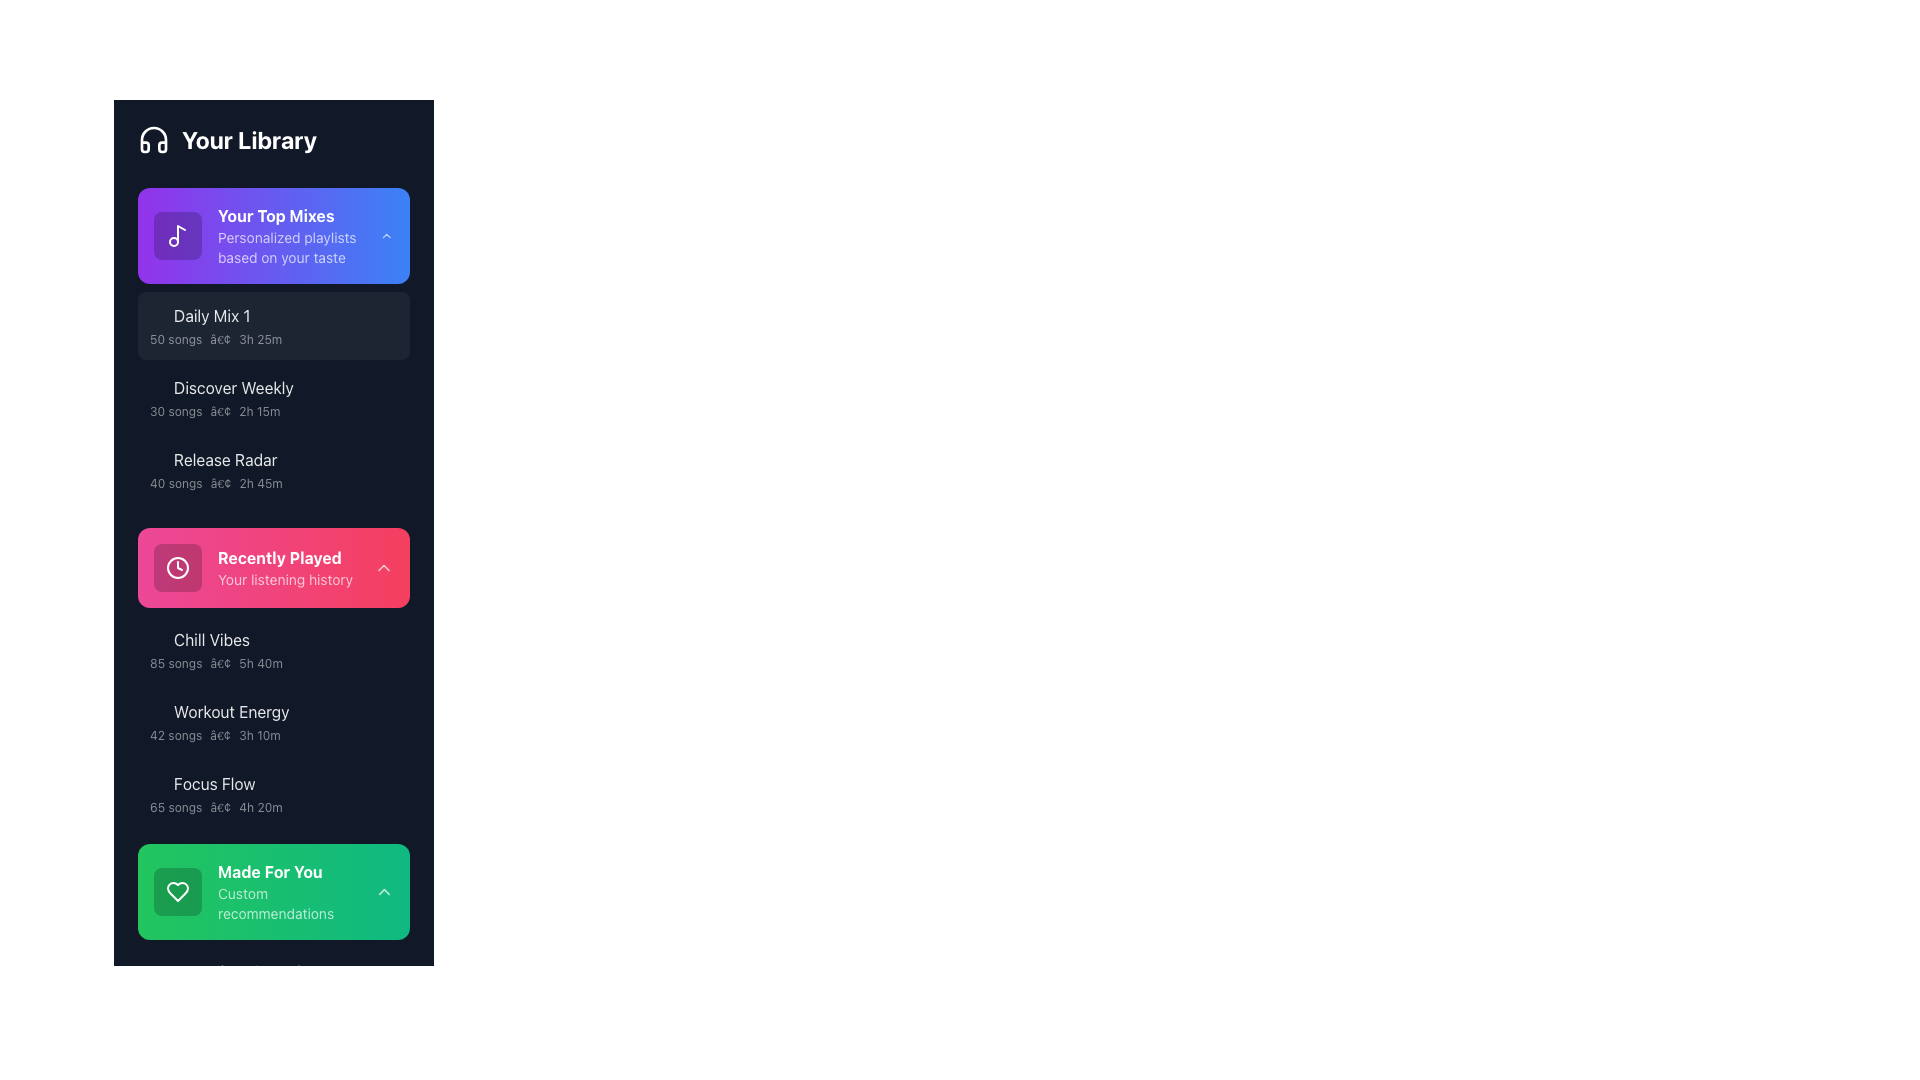  What do you see at coordinates (263, 388) in the screenshot?
I see `the 'Discover Weekly' text label located in the left sidebar under 'Your Library'` at bounding box center [263, 388].